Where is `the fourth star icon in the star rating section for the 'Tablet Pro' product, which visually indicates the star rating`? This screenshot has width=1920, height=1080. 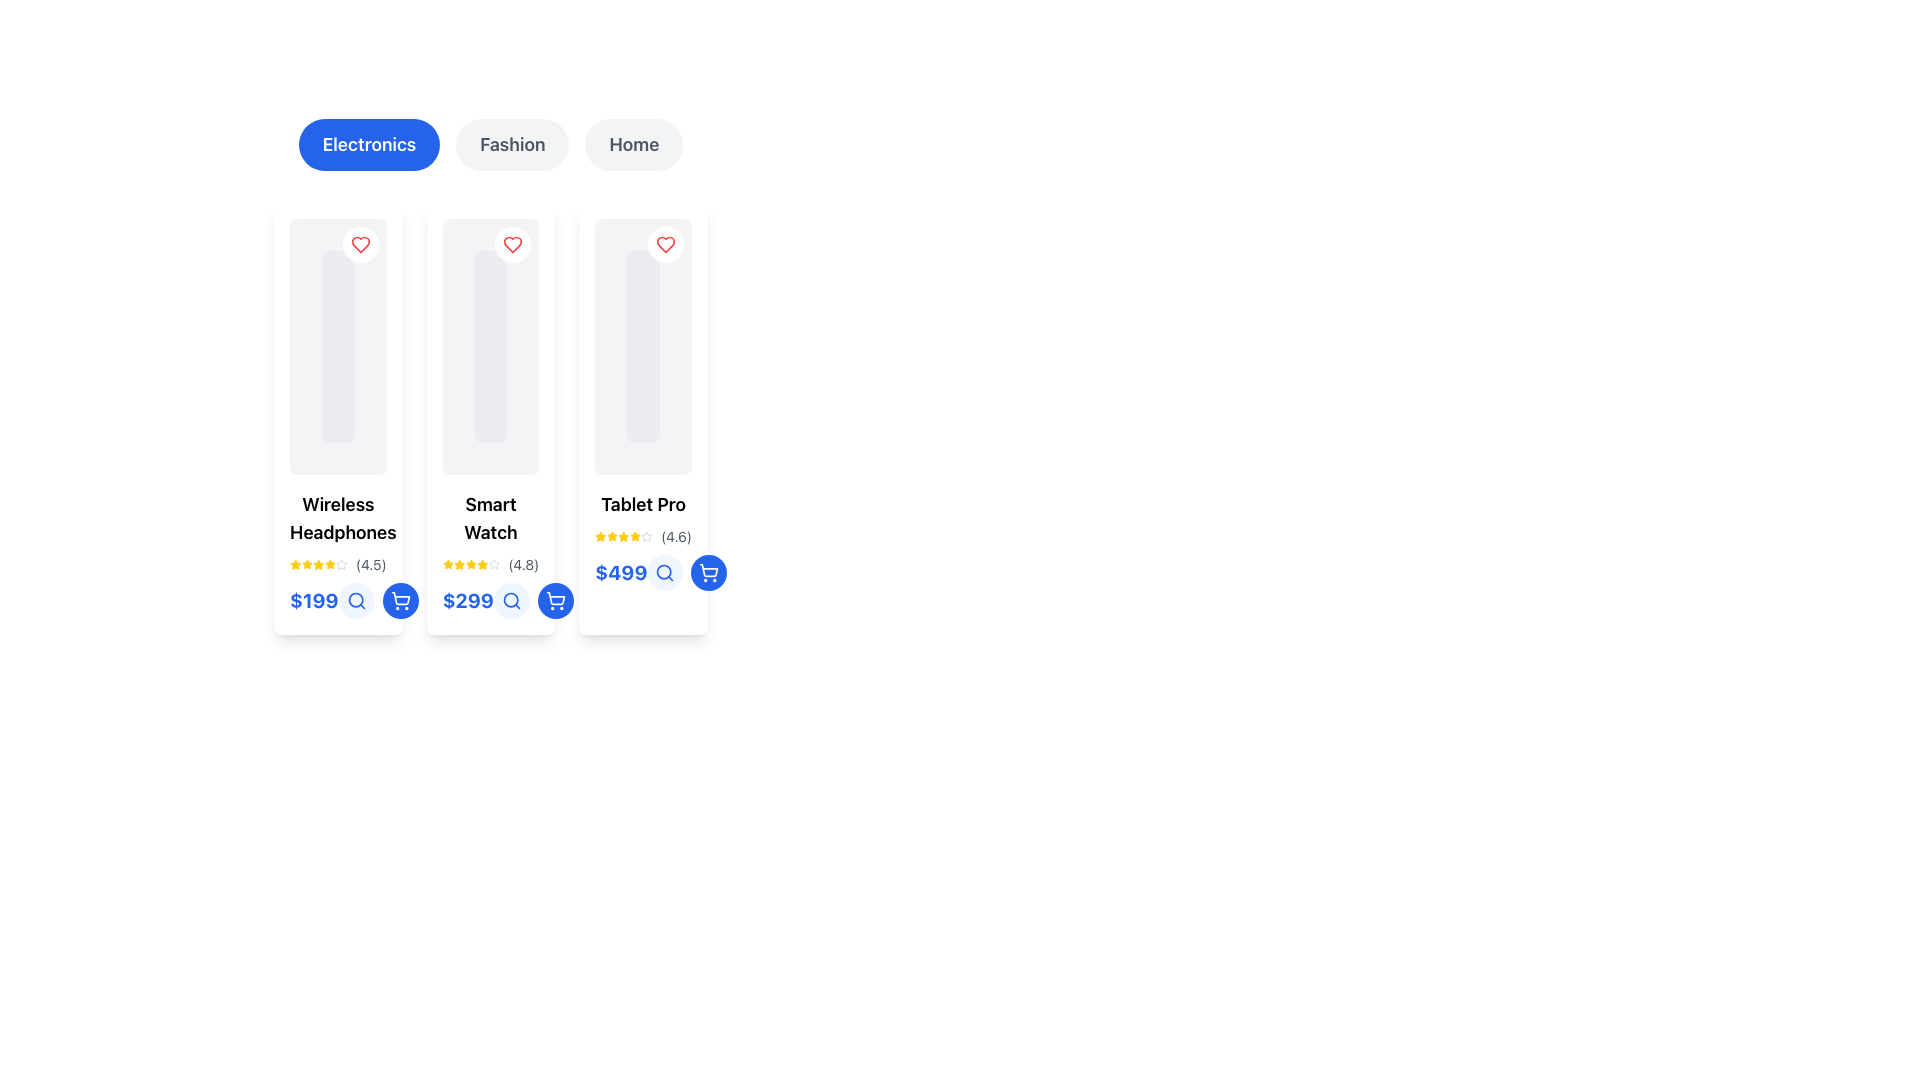
the fourth star icon in the star rating section for the 'Tablet Pro' product, which visually indicates the star rating is located at coordinates (623, 535).